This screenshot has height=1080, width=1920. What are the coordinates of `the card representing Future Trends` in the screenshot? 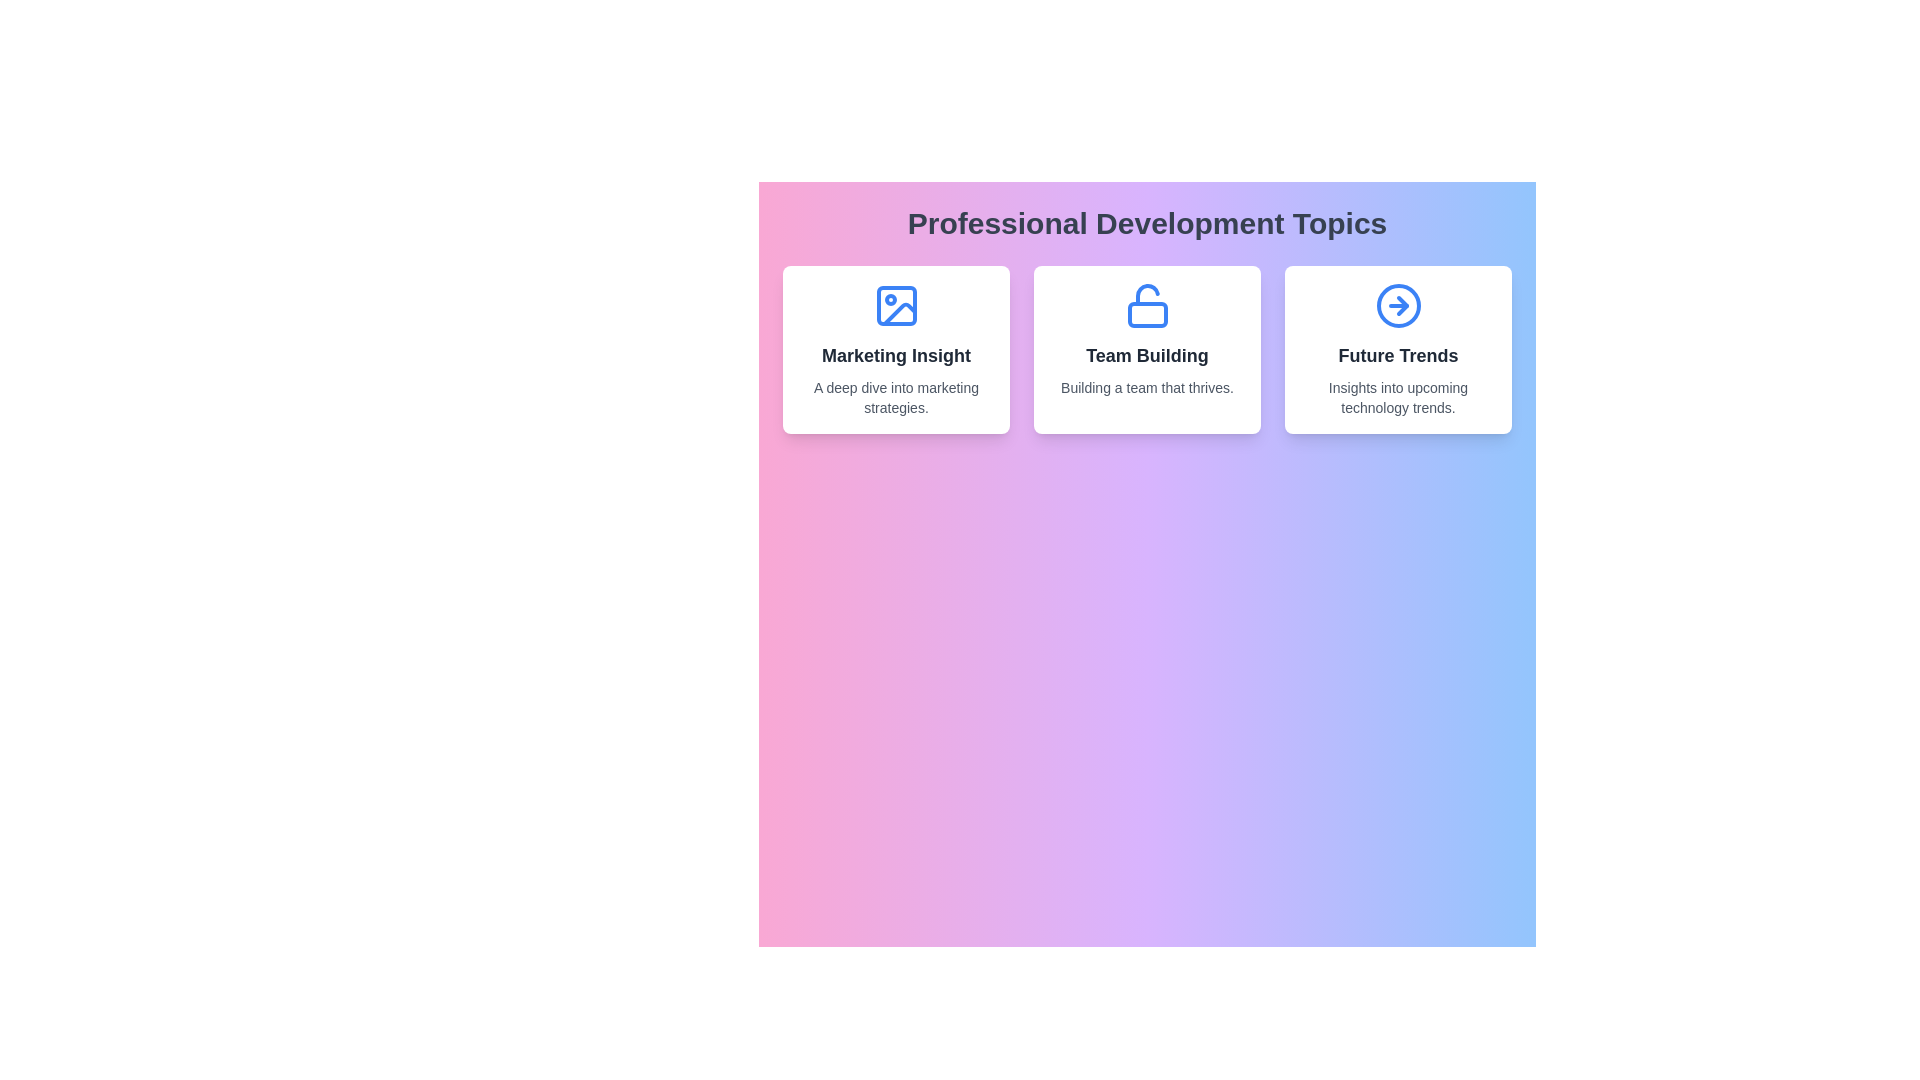 It's located at (1397, 349).